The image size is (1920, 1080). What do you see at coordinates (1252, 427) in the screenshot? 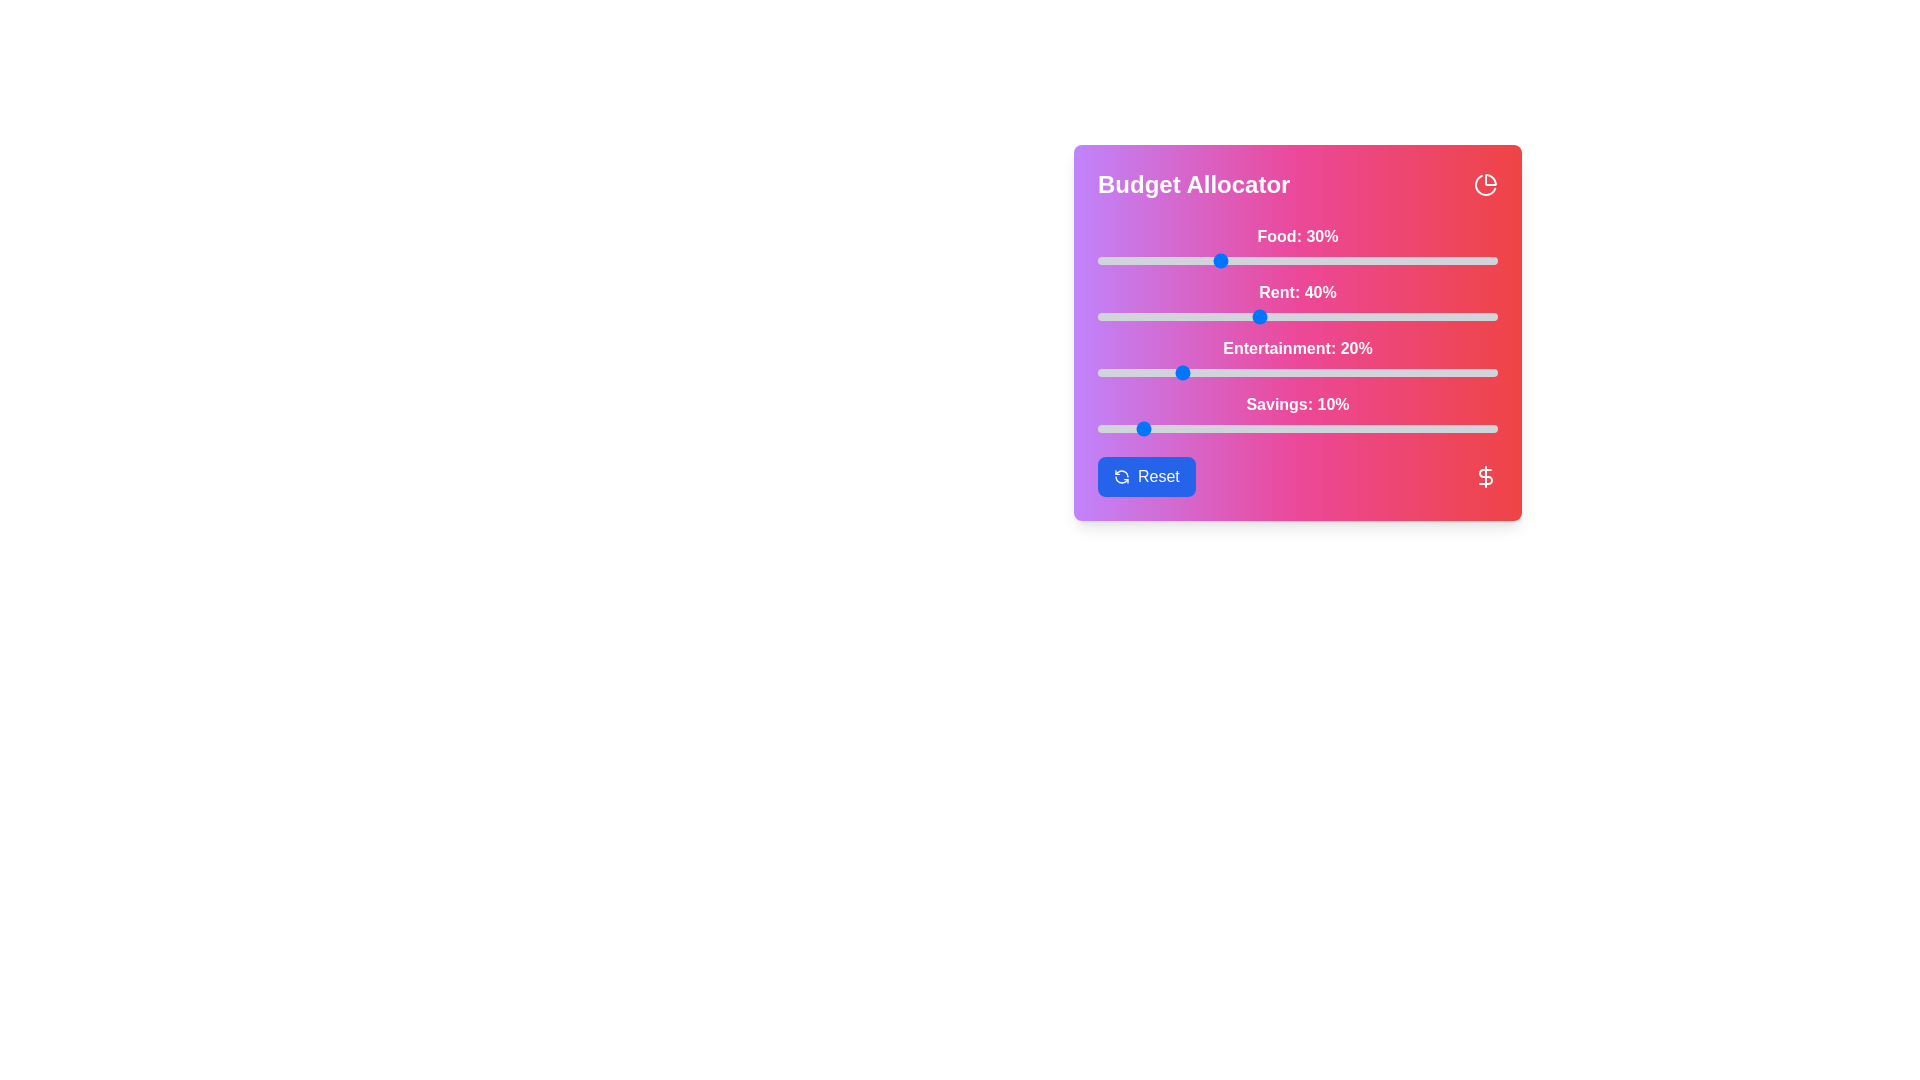
I see `the savings slider` at bounding box center [1252, 427].